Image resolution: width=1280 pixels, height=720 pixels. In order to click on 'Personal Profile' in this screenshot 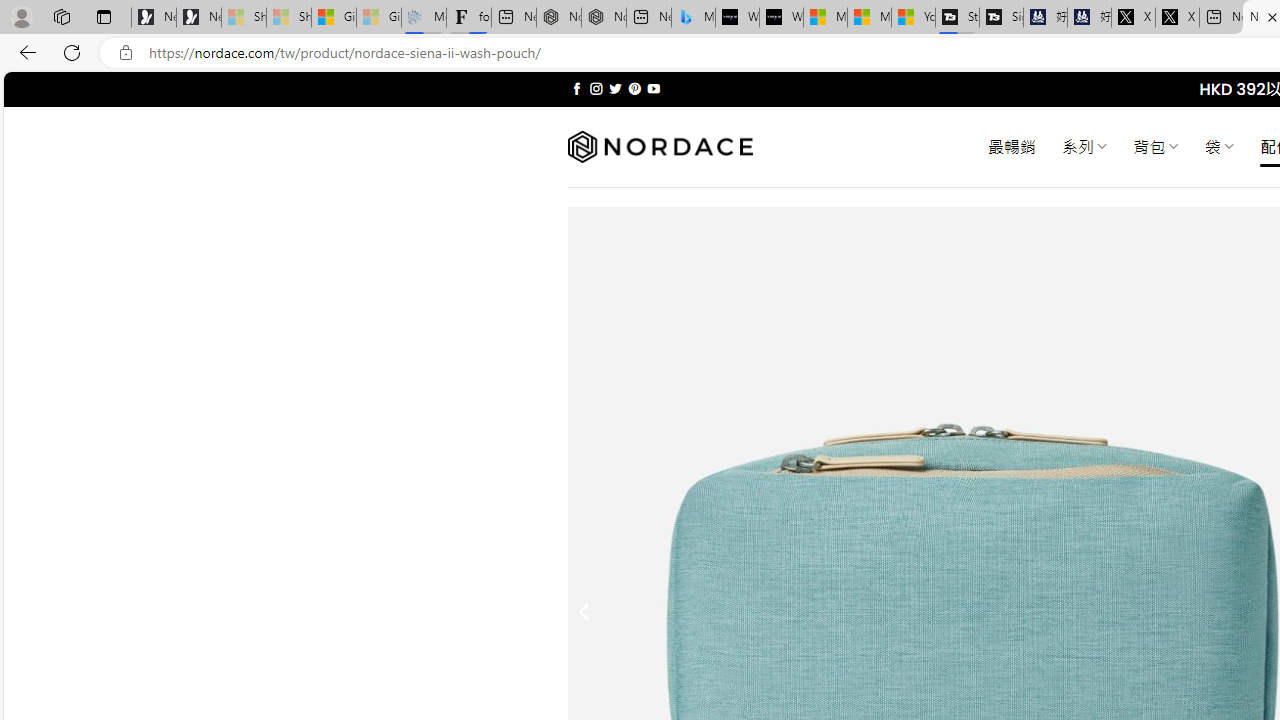, I will do `click(21, 16)`.